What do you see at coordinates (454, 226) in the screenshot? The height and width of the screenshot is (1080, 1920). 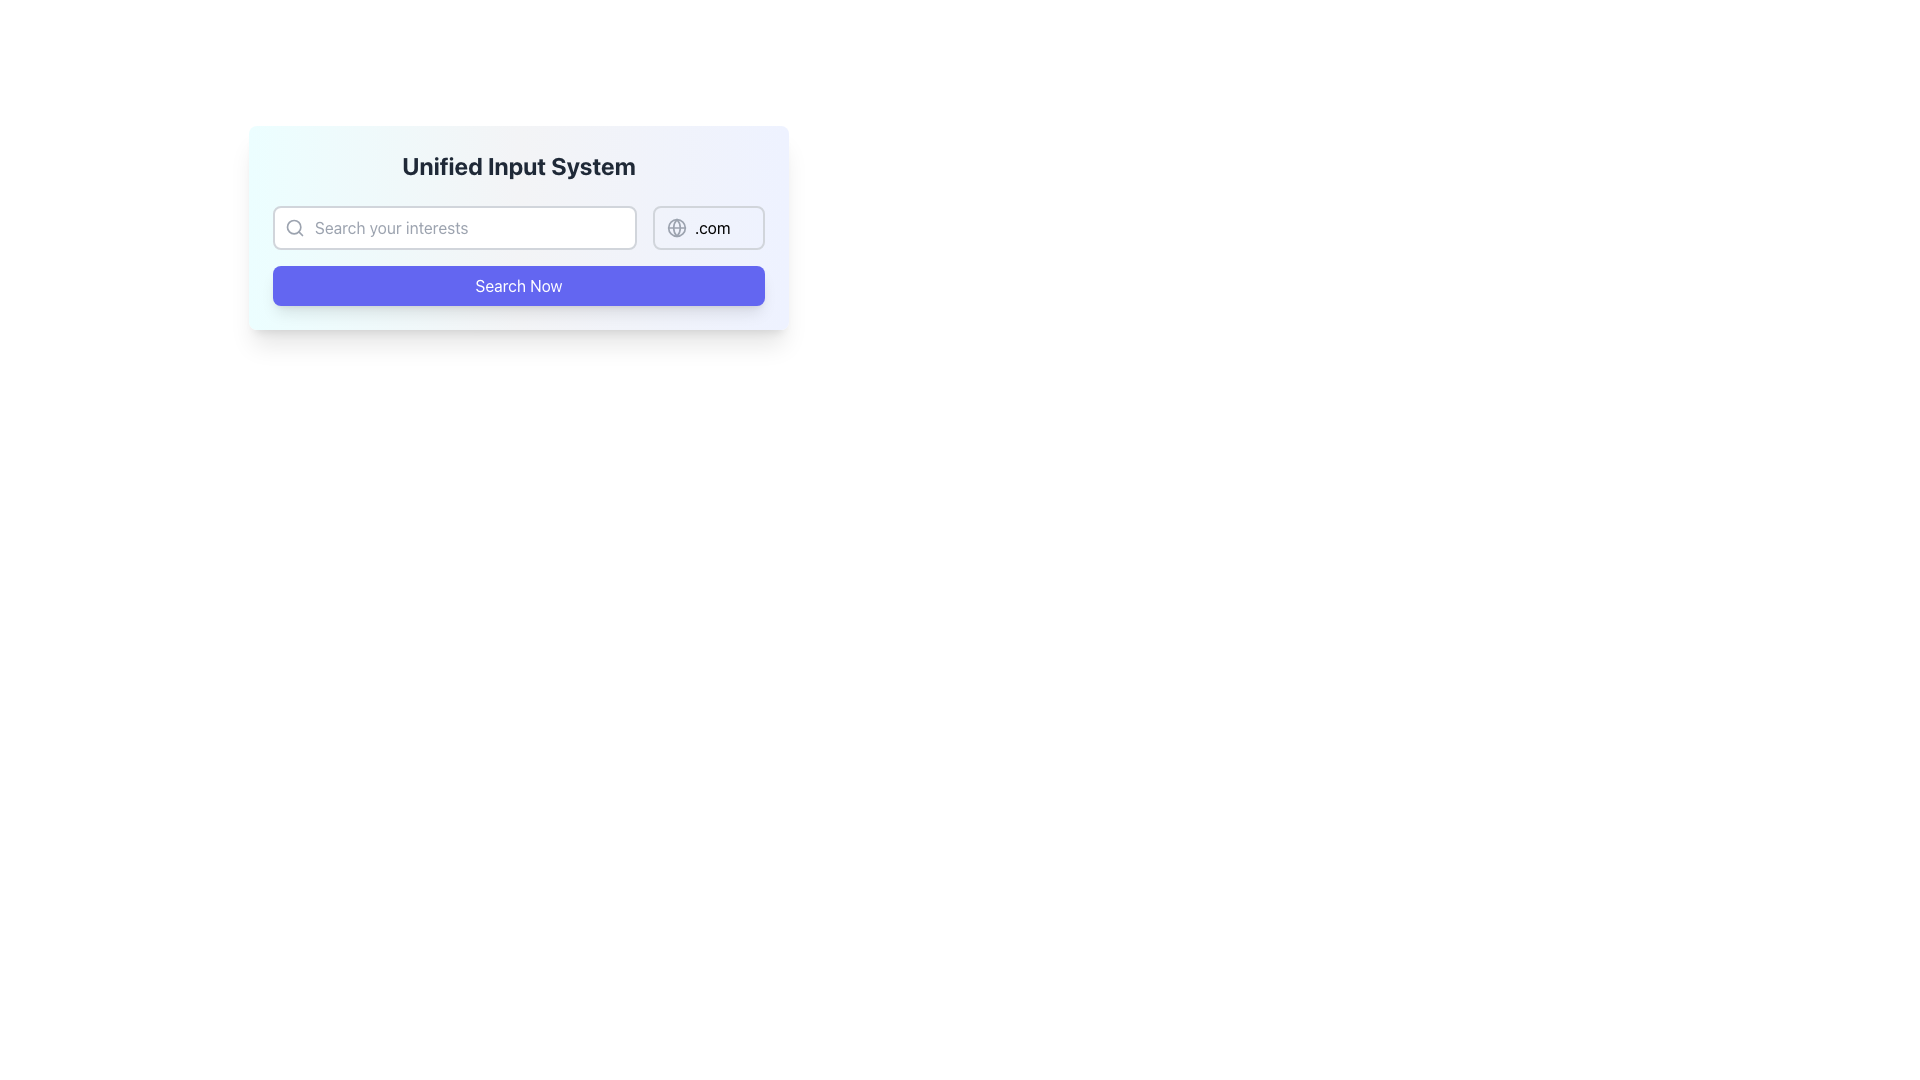 I see `the search text input field located at the top-center of the interface to focus on it` at bounding box center [454, 226].